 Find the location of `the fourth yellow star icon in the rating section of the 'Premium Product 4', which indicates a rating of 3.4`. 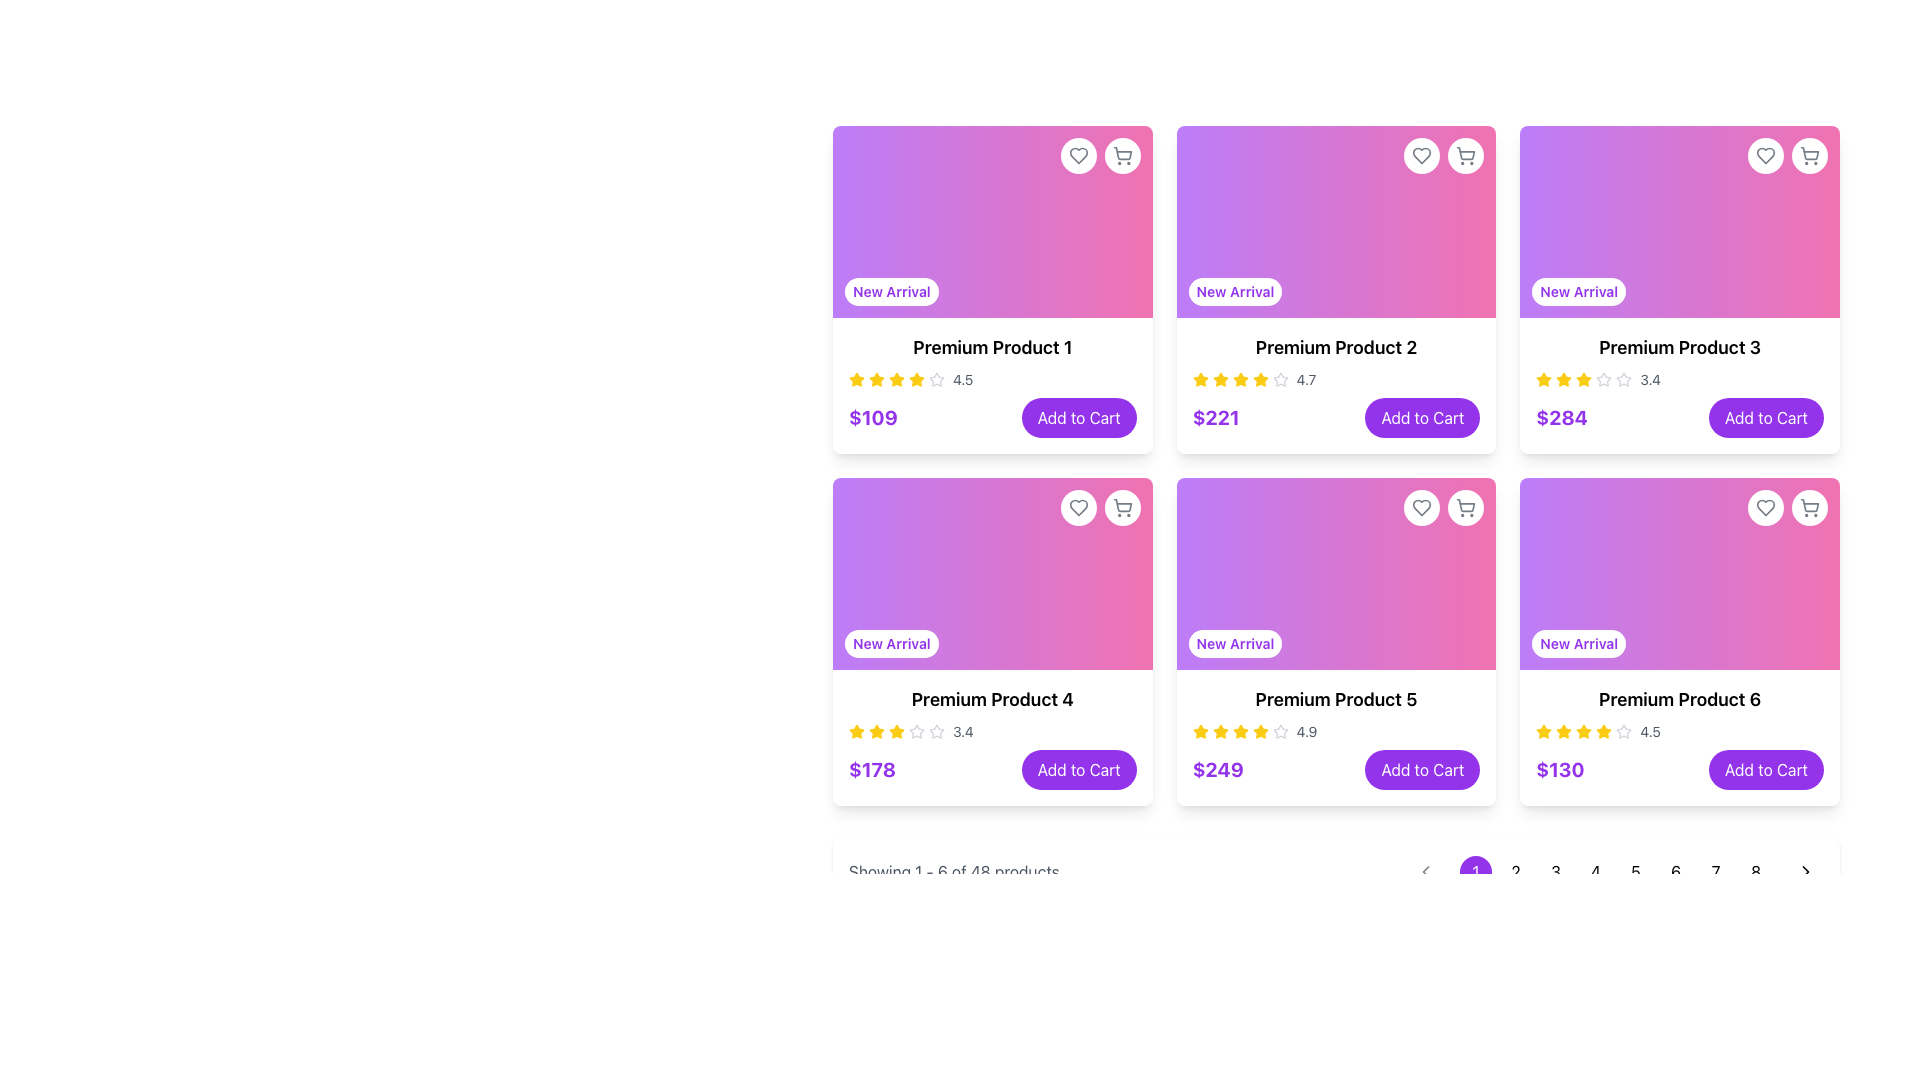

the fourth yellow star icon in the rating section of the 'Premium Product 4', which indicates a rating of 3.4 is located at coordinates (896, 732).